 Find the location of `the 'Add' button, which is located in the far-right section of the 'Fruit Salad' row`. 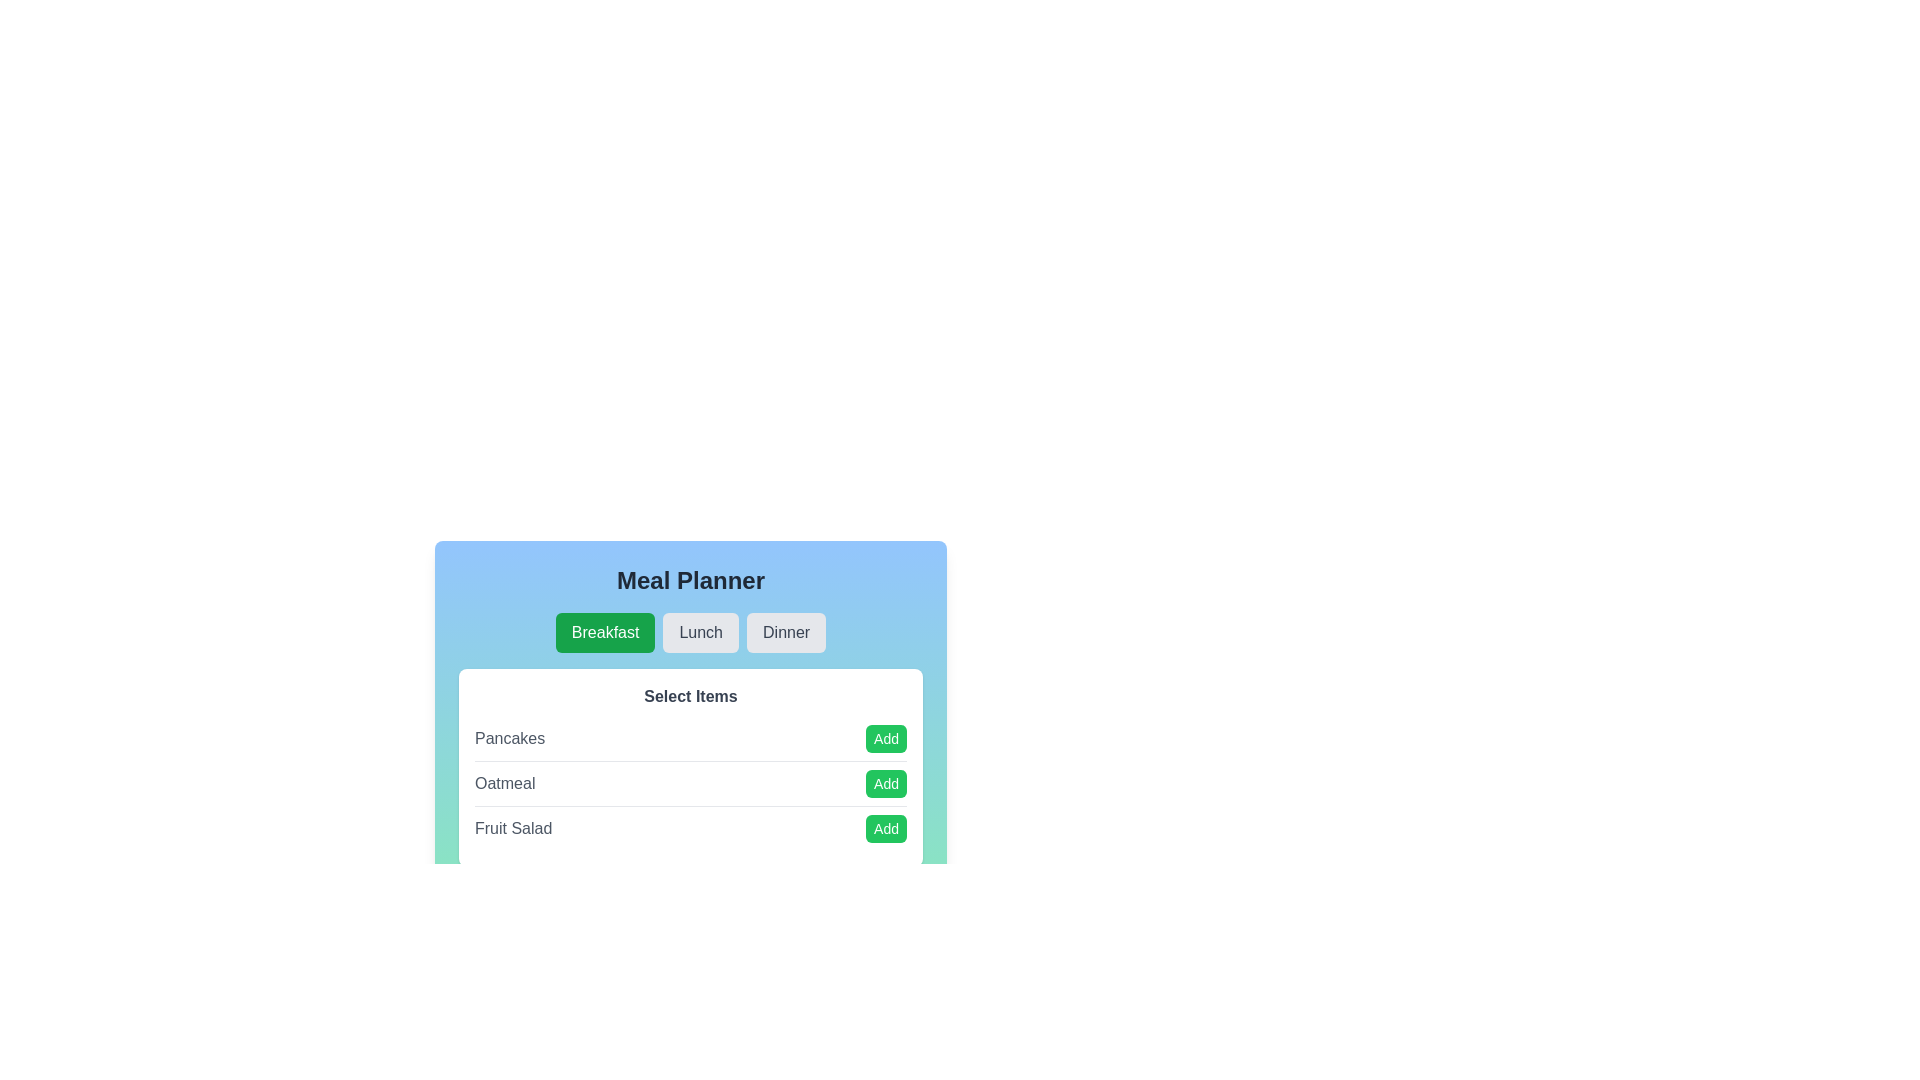

the 'Add' button, which is located in the far-right section of the 'Fruit Salad' row is located at coordinates (885, 829).